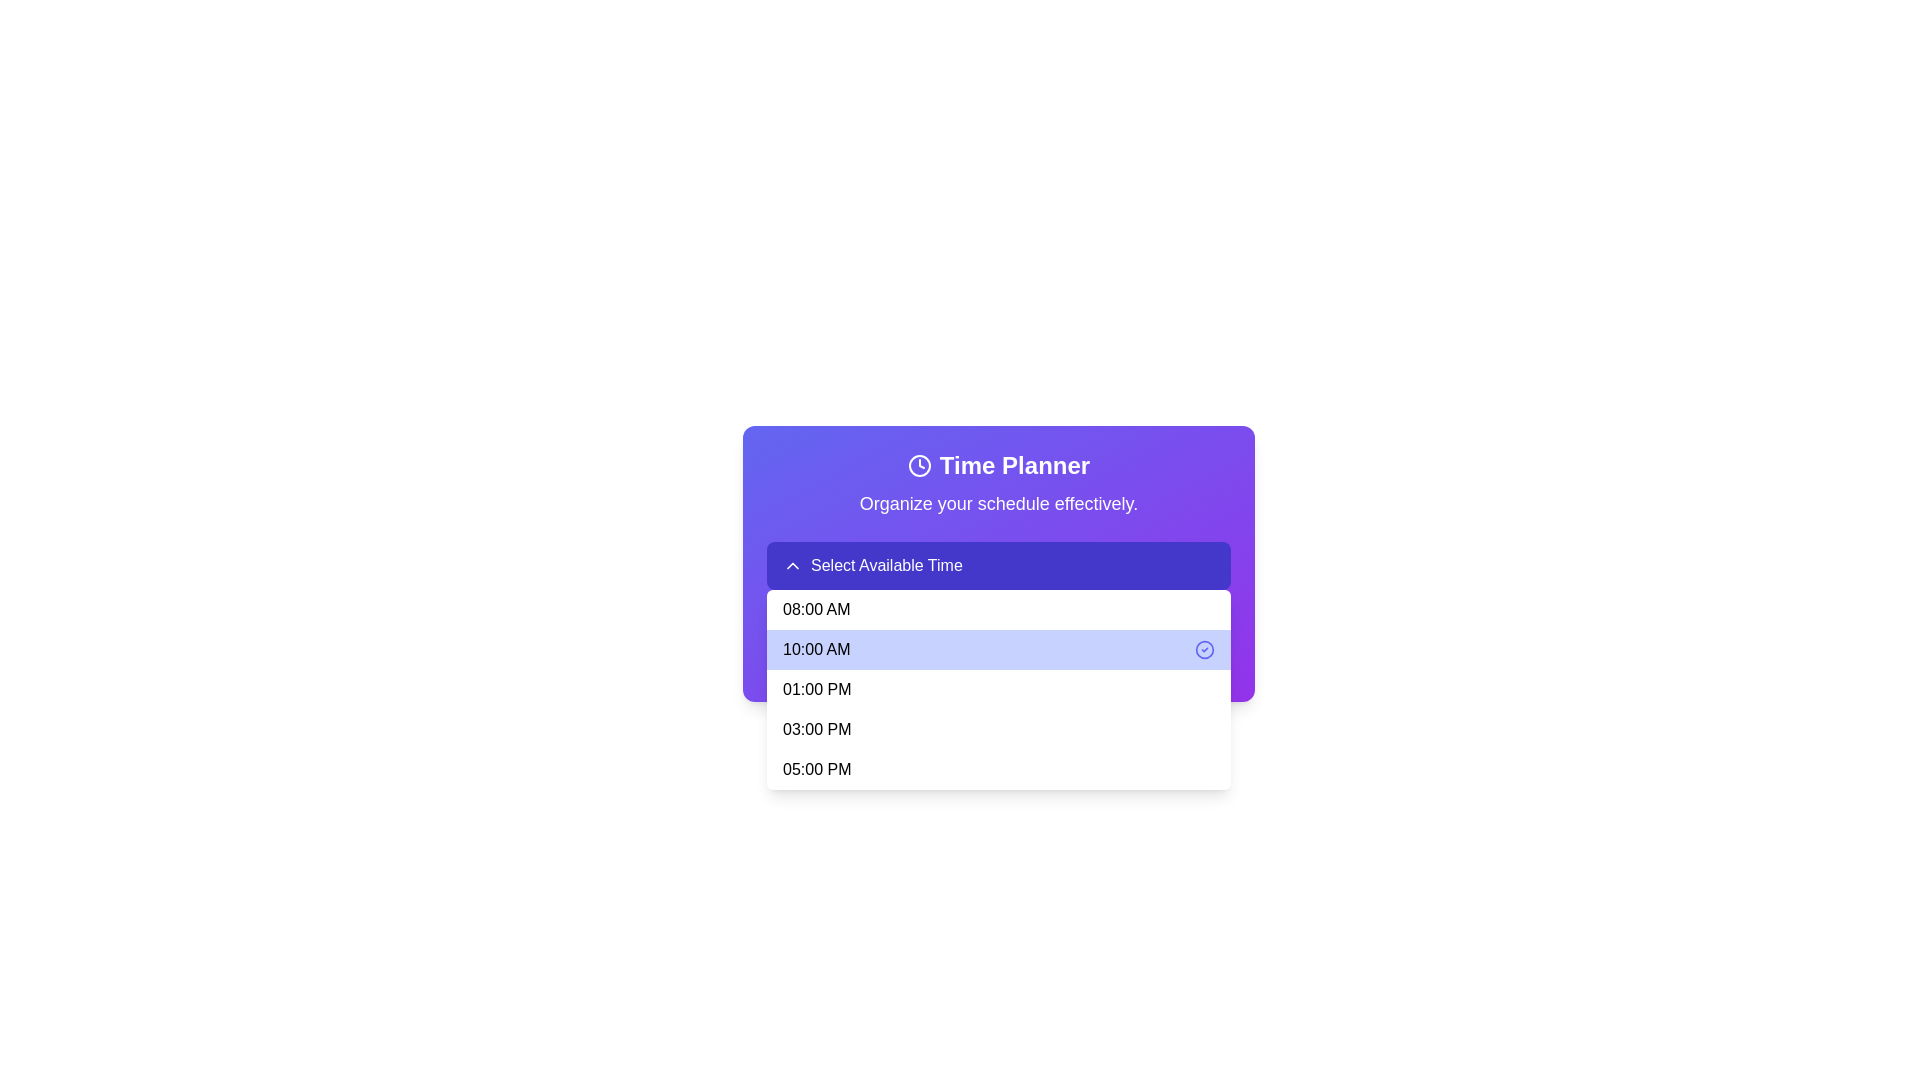 This screenshot has width=1920, height=1080. What do you see at coordinates (918, 466) in the screenshot?
I see `the outer boundary of the clock icon, which is a circle SVG graphic component located above the 'Time Planner' text` at bounding box center [918, 466].